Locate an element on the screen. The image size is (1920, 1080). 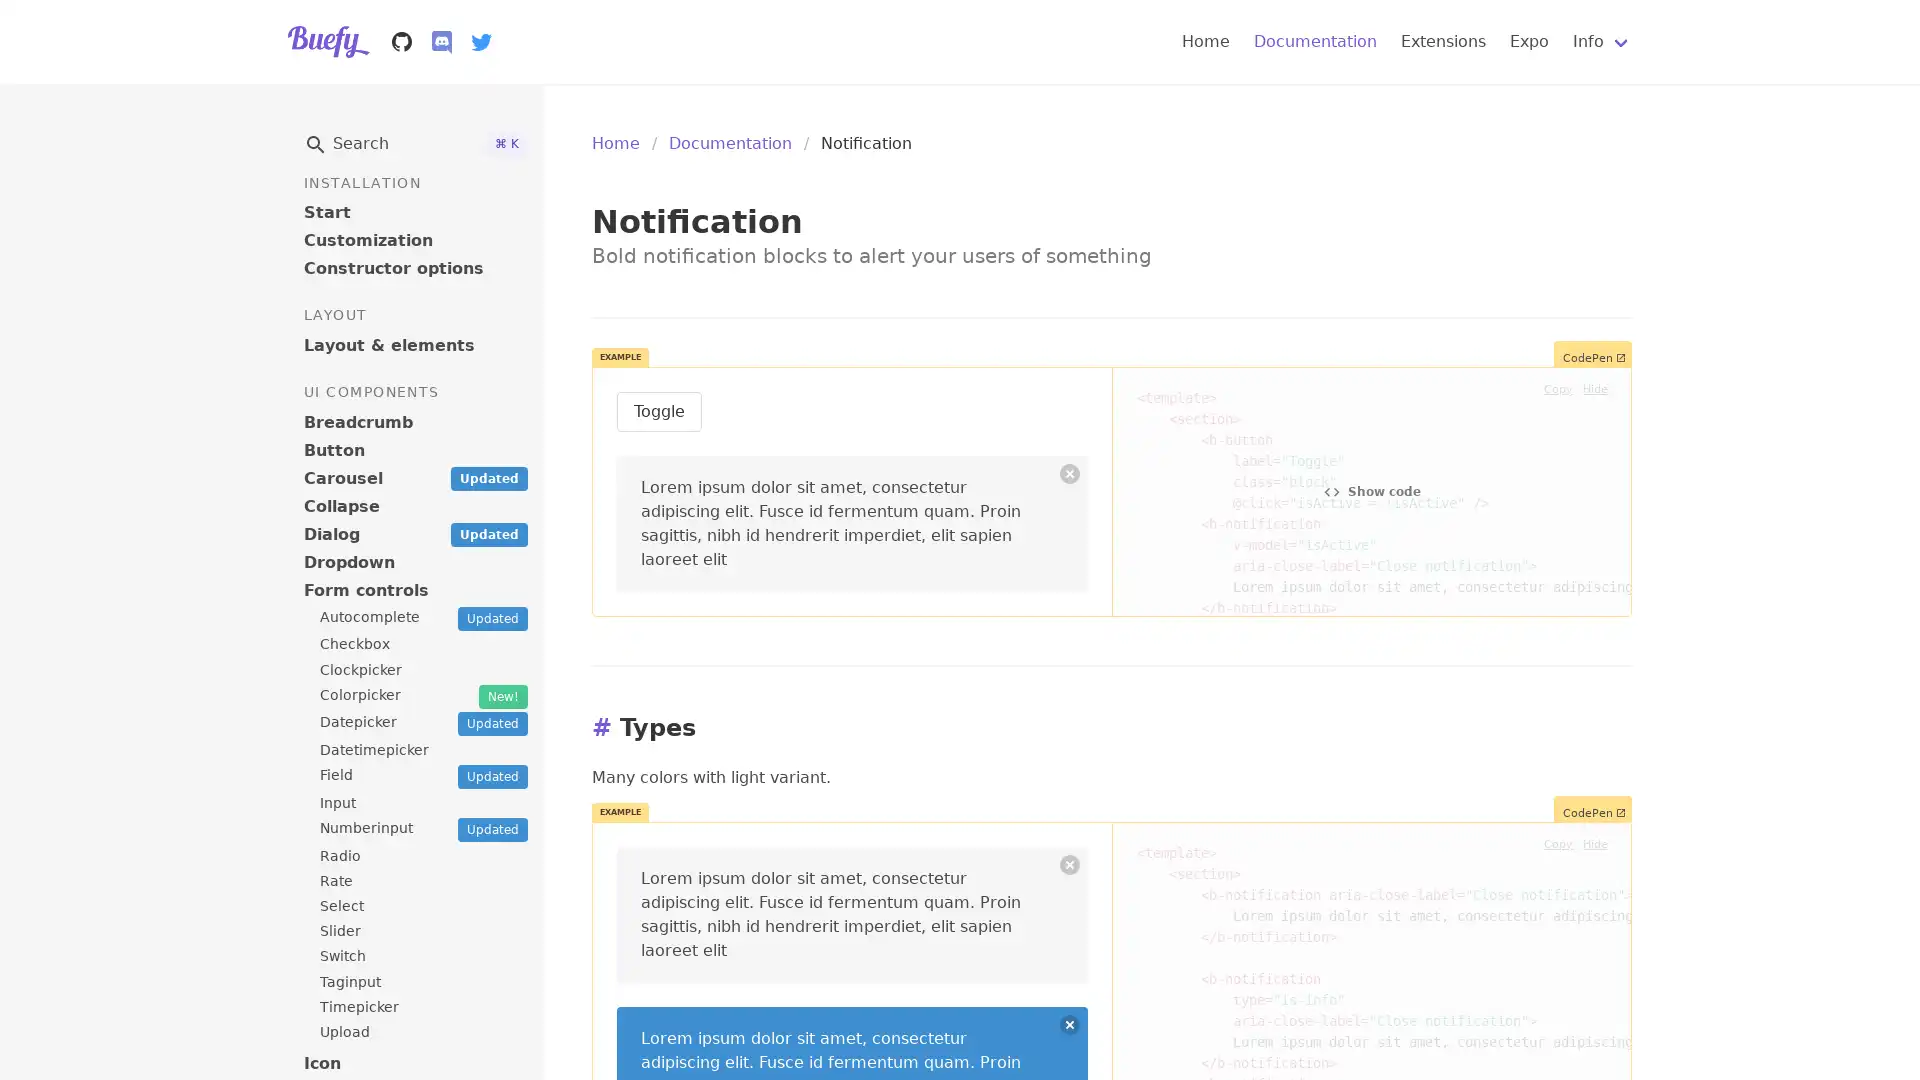
Close notification is located at coordinates (1069, 474).